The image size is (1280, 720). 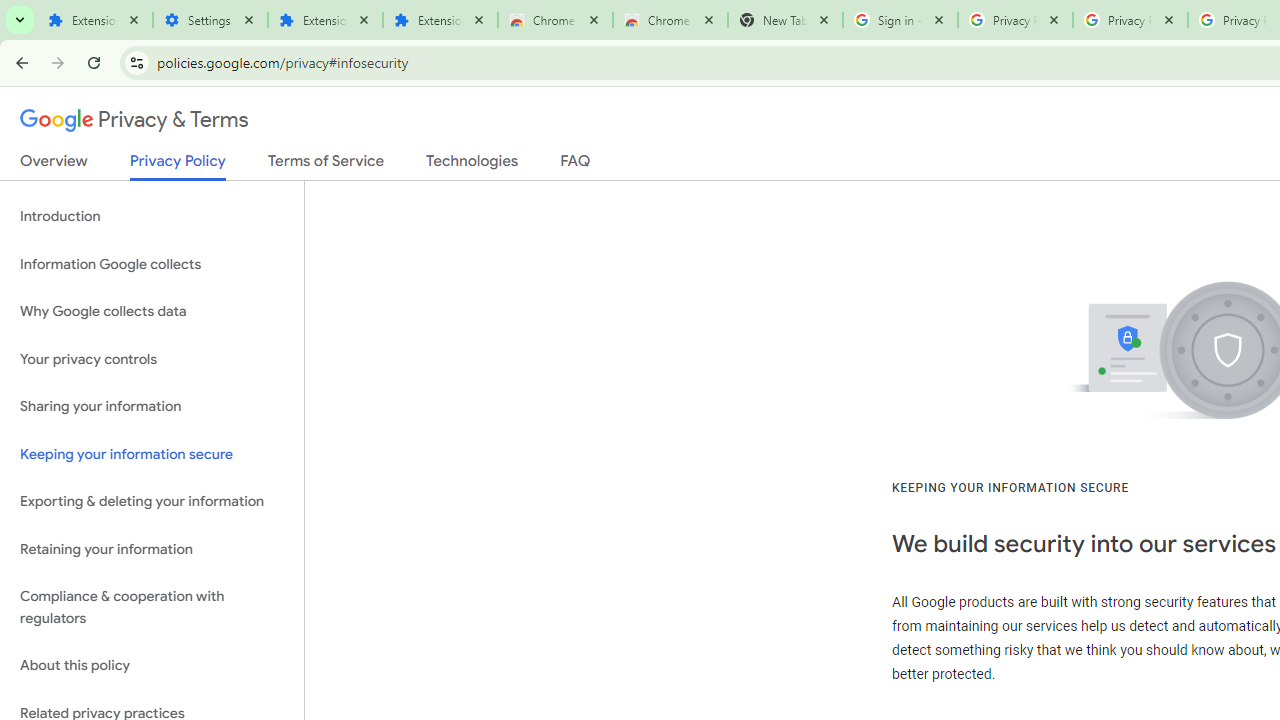 I want to click on 'Chrome Web Store - Themes', so click(x=670, y=20).